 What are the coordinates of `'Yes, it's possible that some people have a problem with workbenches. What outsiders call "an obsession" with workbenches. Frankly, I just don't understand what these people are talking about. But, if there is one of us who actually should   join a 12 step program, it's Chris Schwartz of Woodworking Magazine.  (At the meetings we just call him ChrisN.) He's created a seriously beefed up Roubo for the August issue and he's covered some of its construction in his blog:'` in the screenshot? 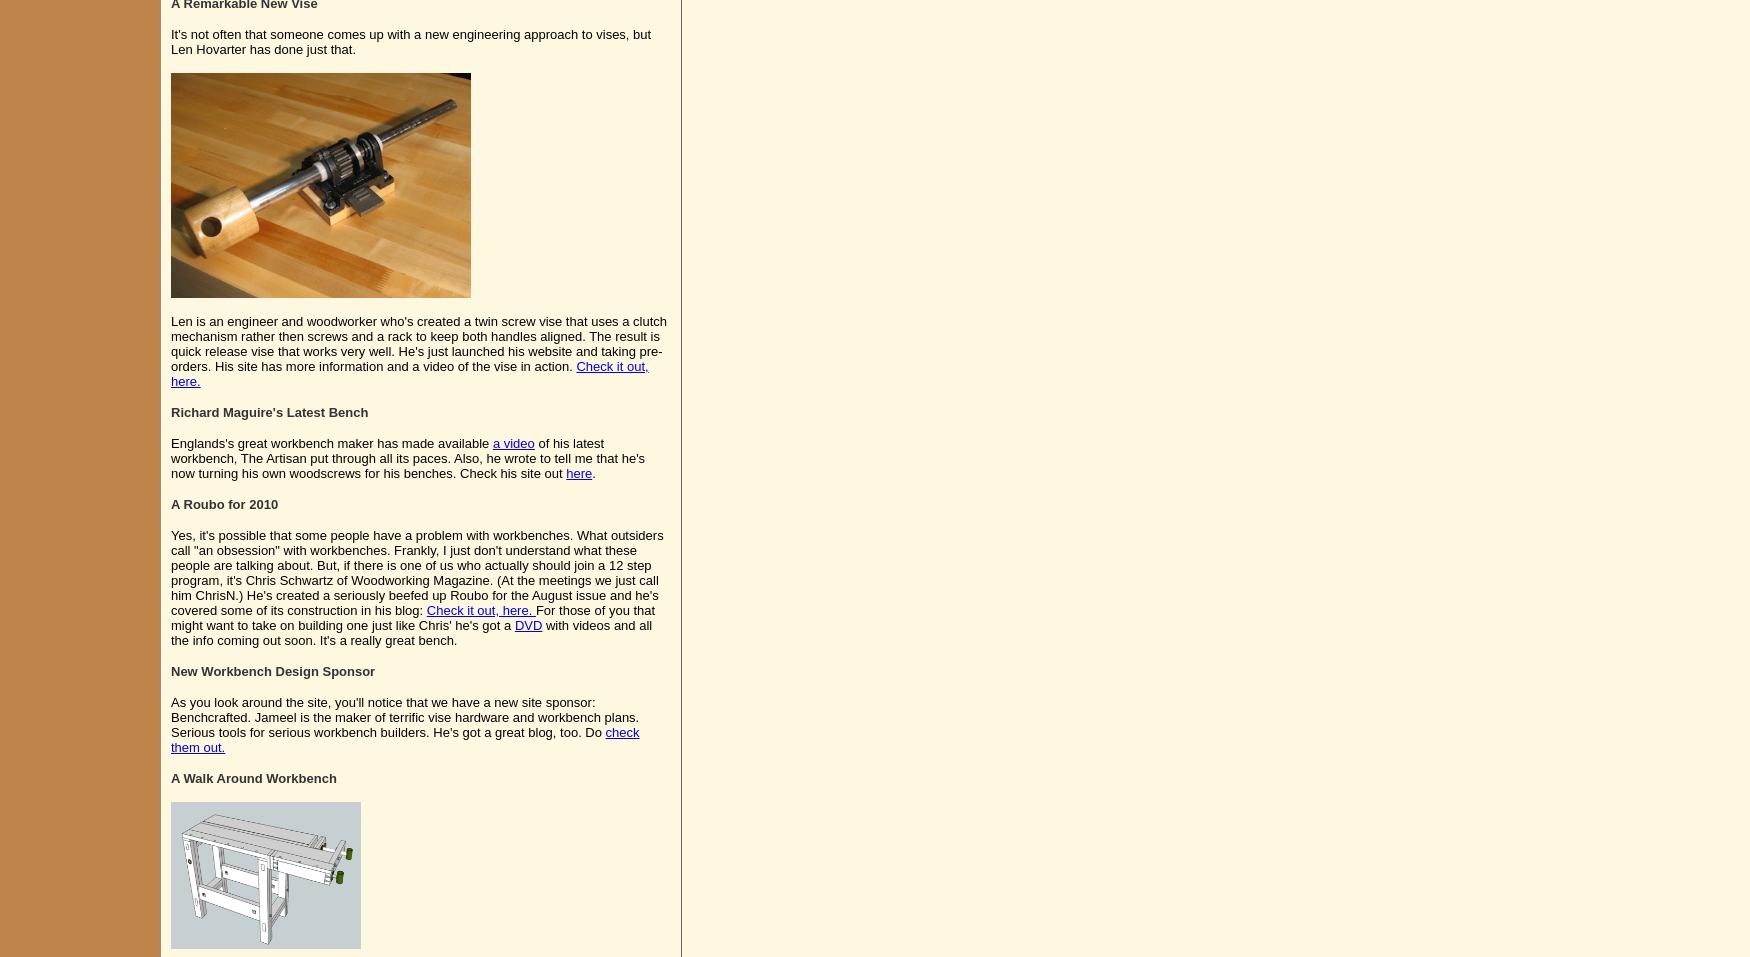 It's located at (416, 572).